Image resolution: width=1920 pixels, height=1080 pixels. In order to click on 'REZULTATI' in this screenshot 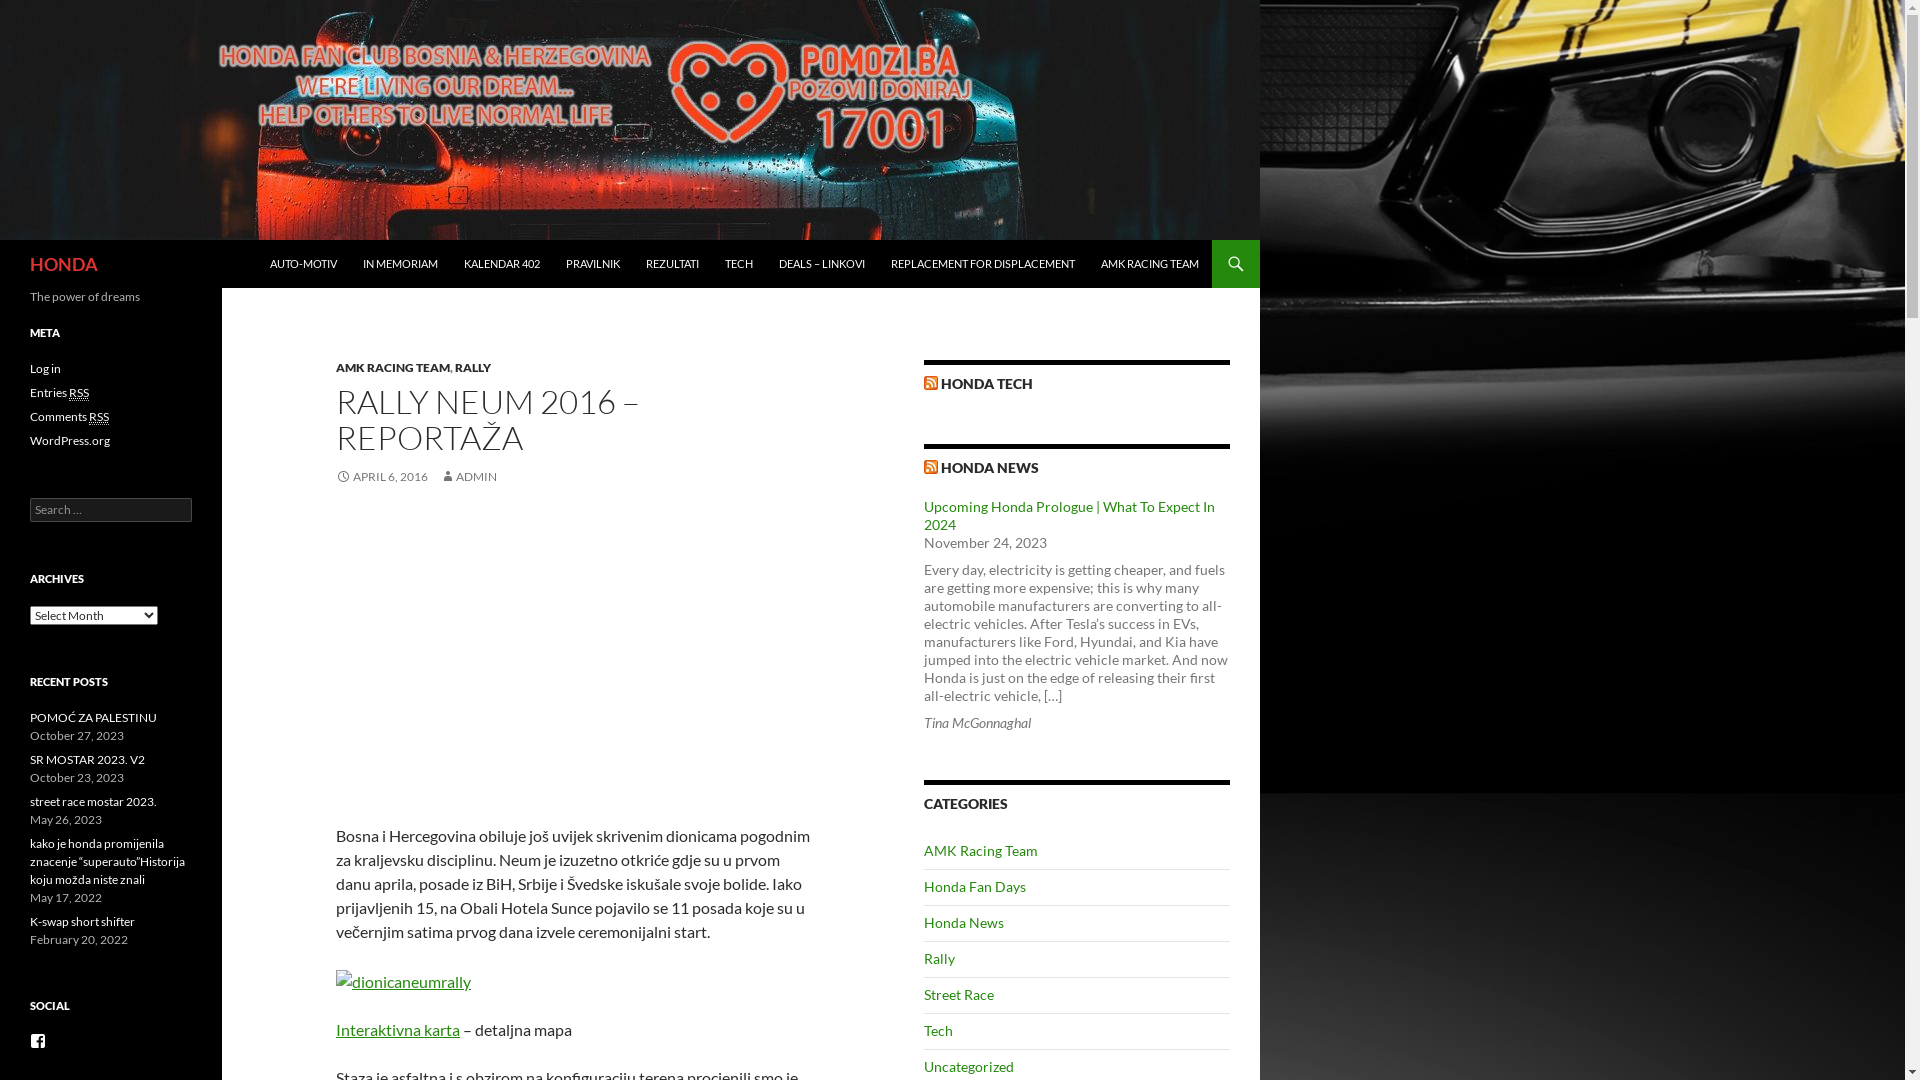, I will do `click(672, 262)`.